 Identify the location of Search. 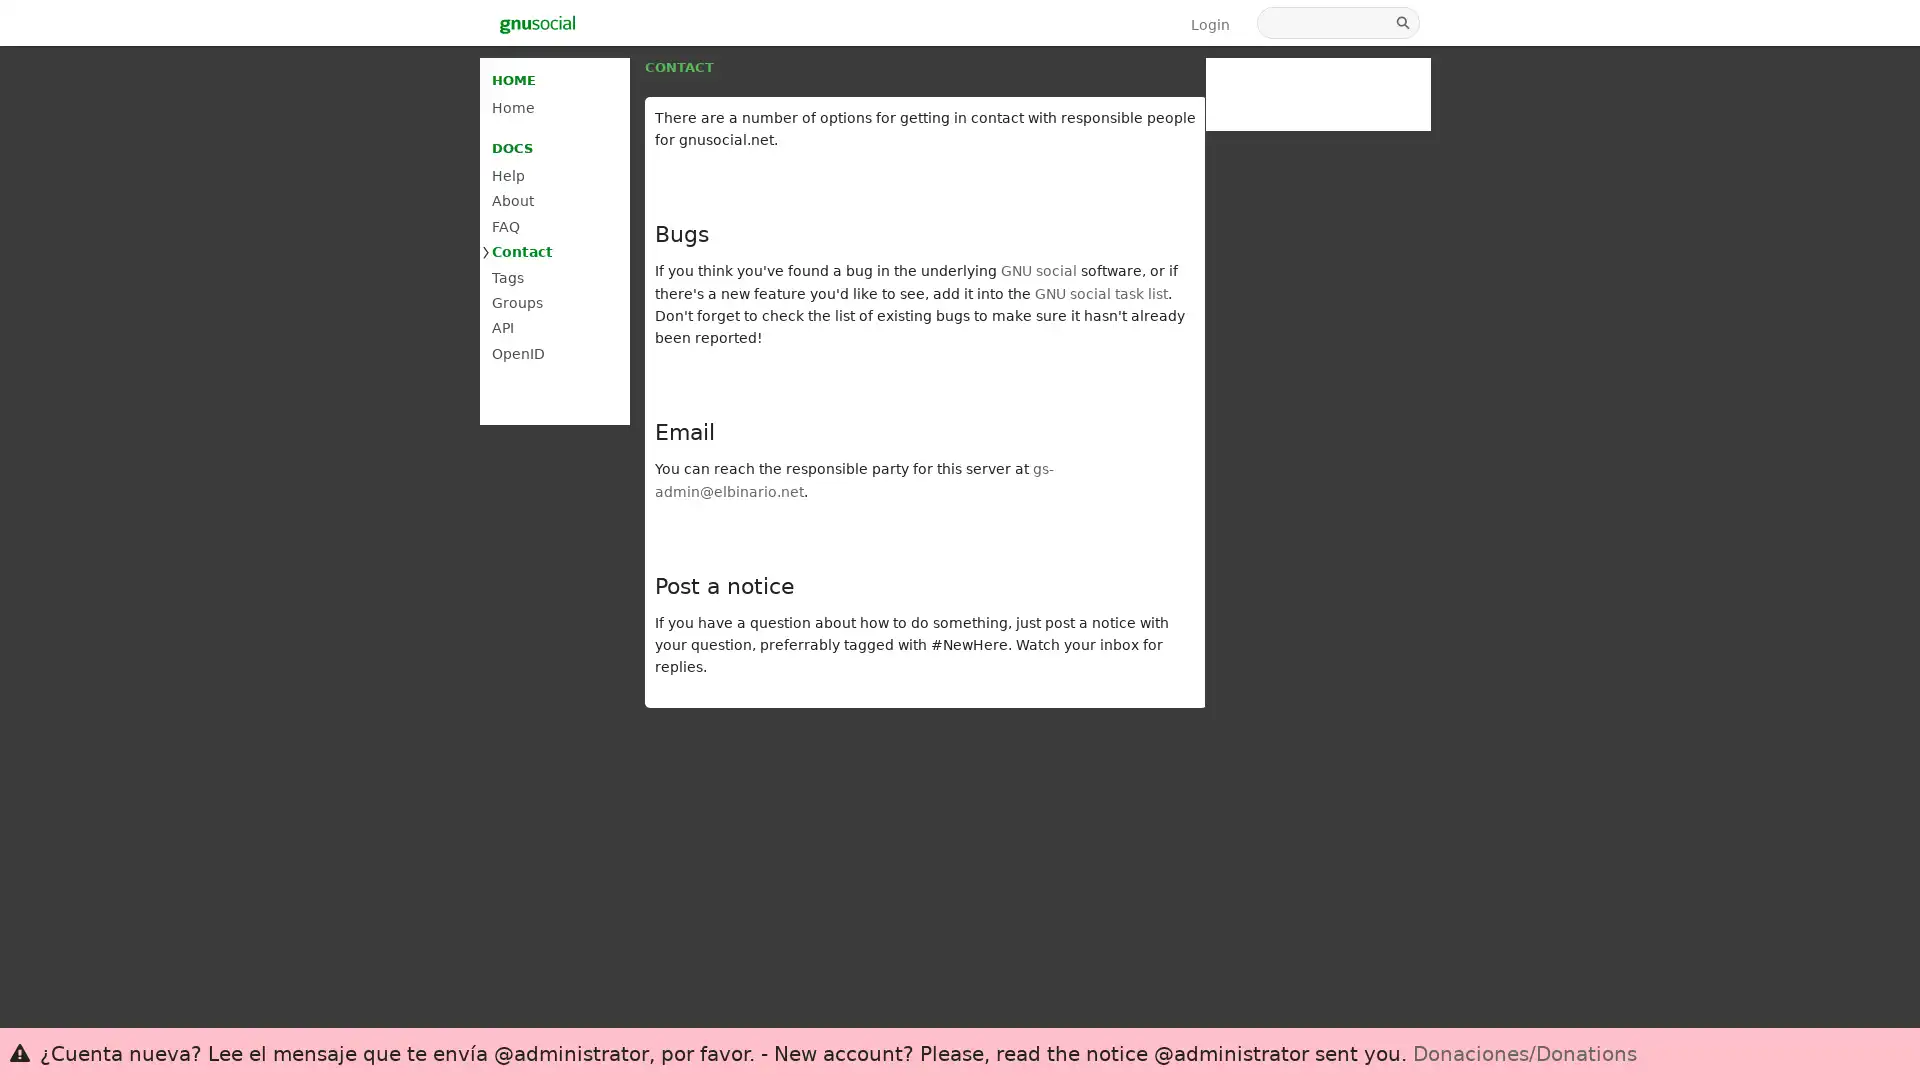
(1404, 23).